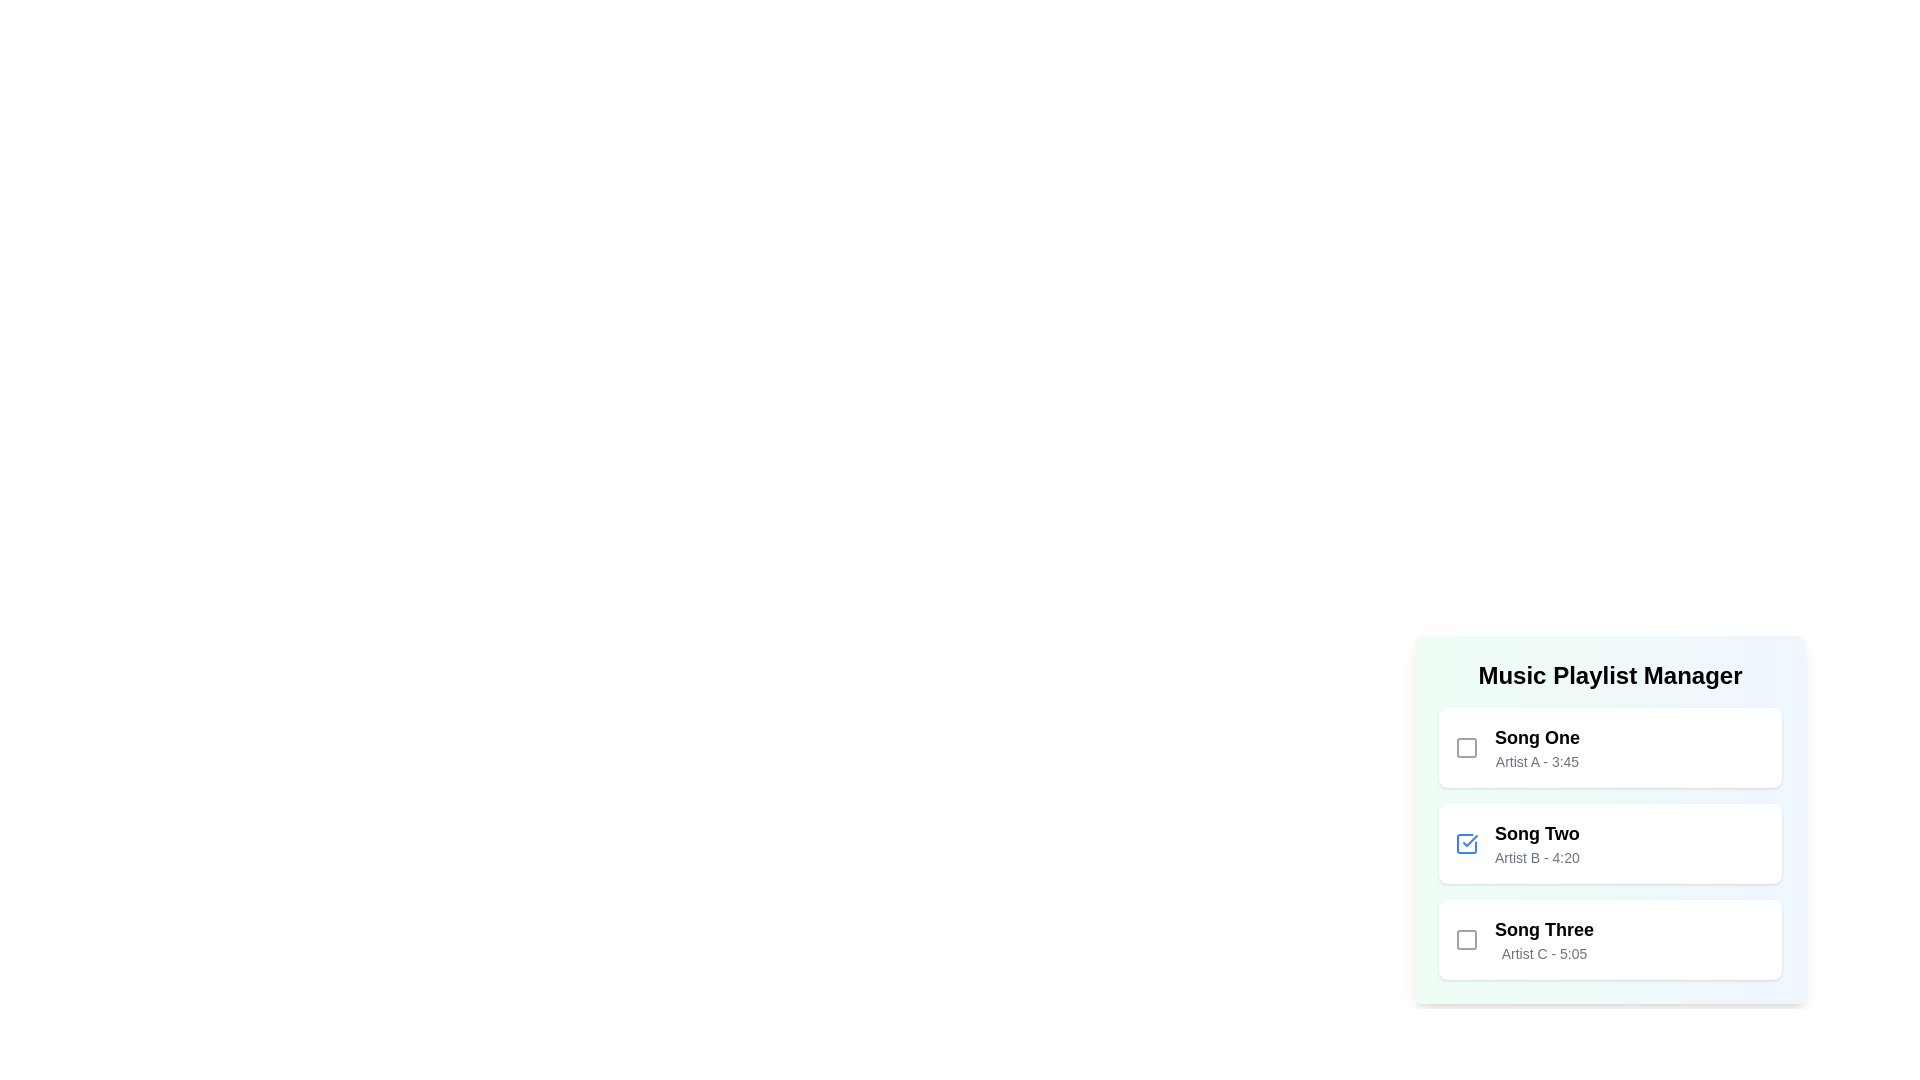  Describe the element at coordinates (1467, 748) in the screenshot. I see `the checkbox located to the far left of the 'Song One' entry, which has a gray border and a white center` at that location.